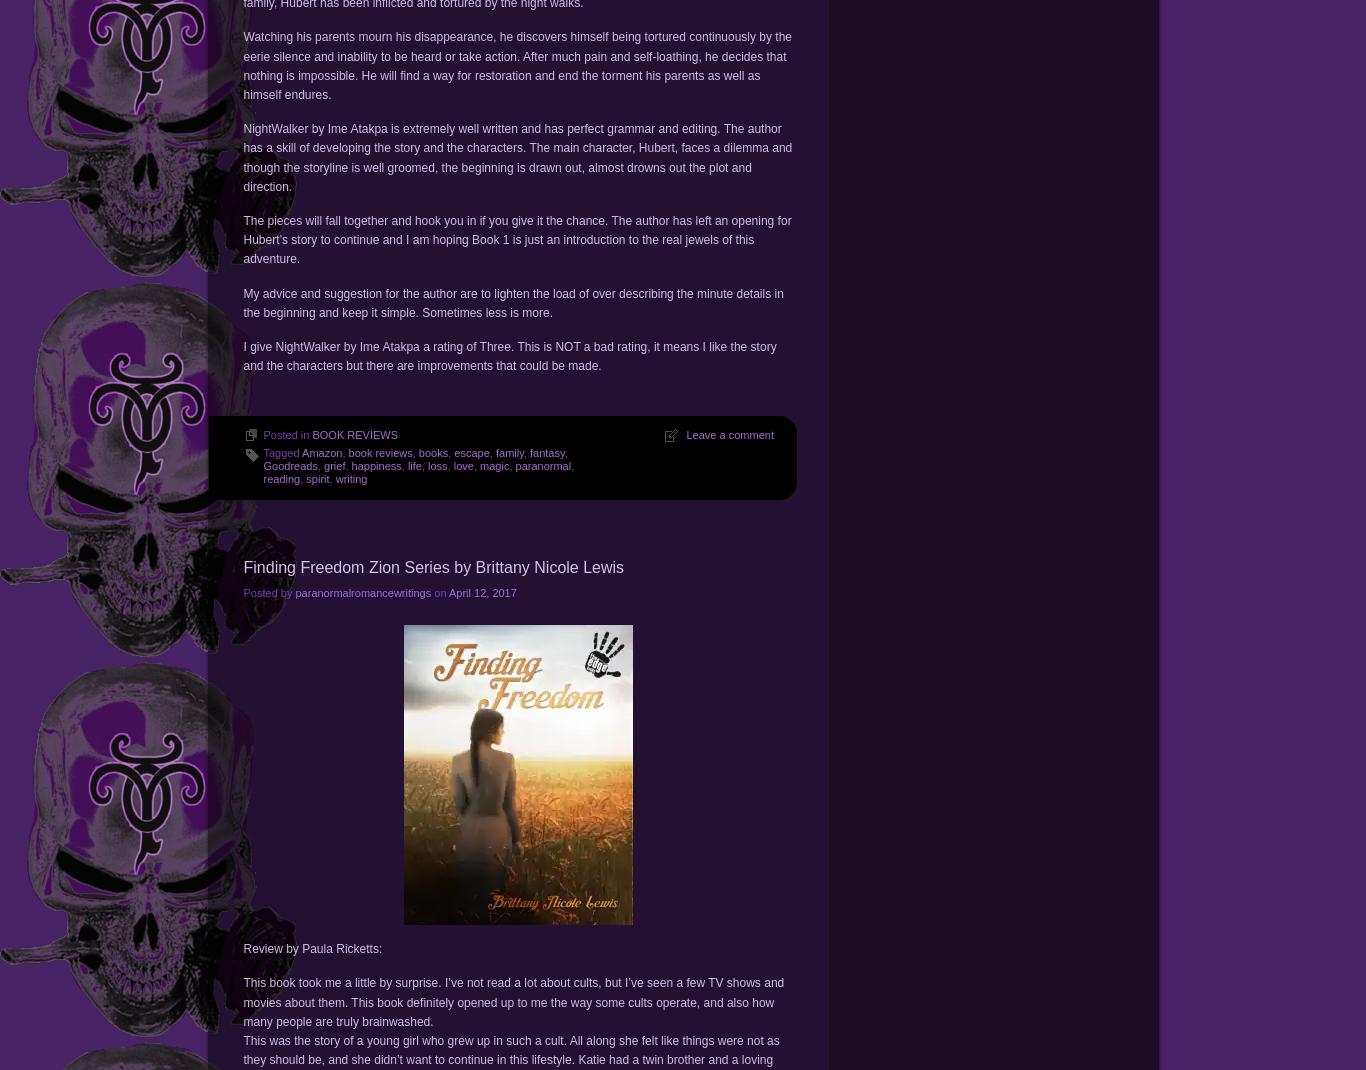  What do you see at coordinates (509, 355) in the screenshot?
I see `'I give NightWalker by Ime Atakpa a rating of Three. This is NOT a bad rating, it means I like the story and the characters but there are improvements that could be made.'` at bounding box center [509, 355].